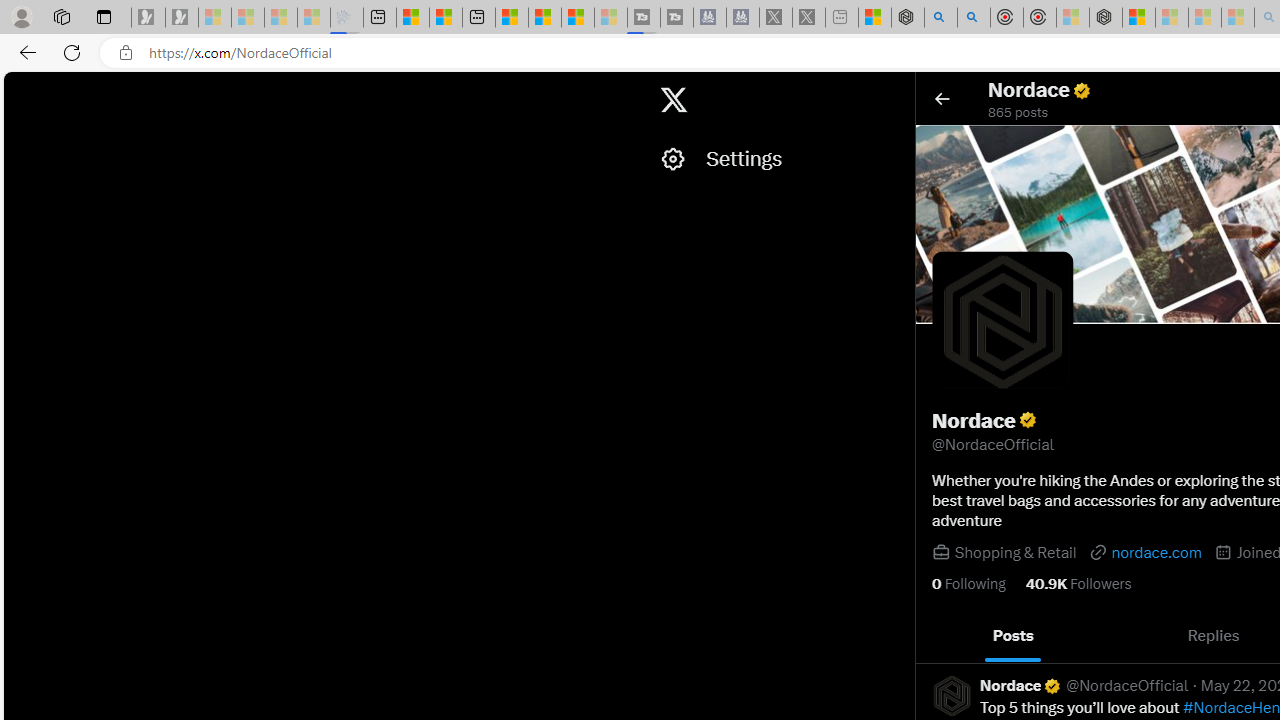  I want to click on 'Square profile picture and Opens profile photo', so click(1003, 321).